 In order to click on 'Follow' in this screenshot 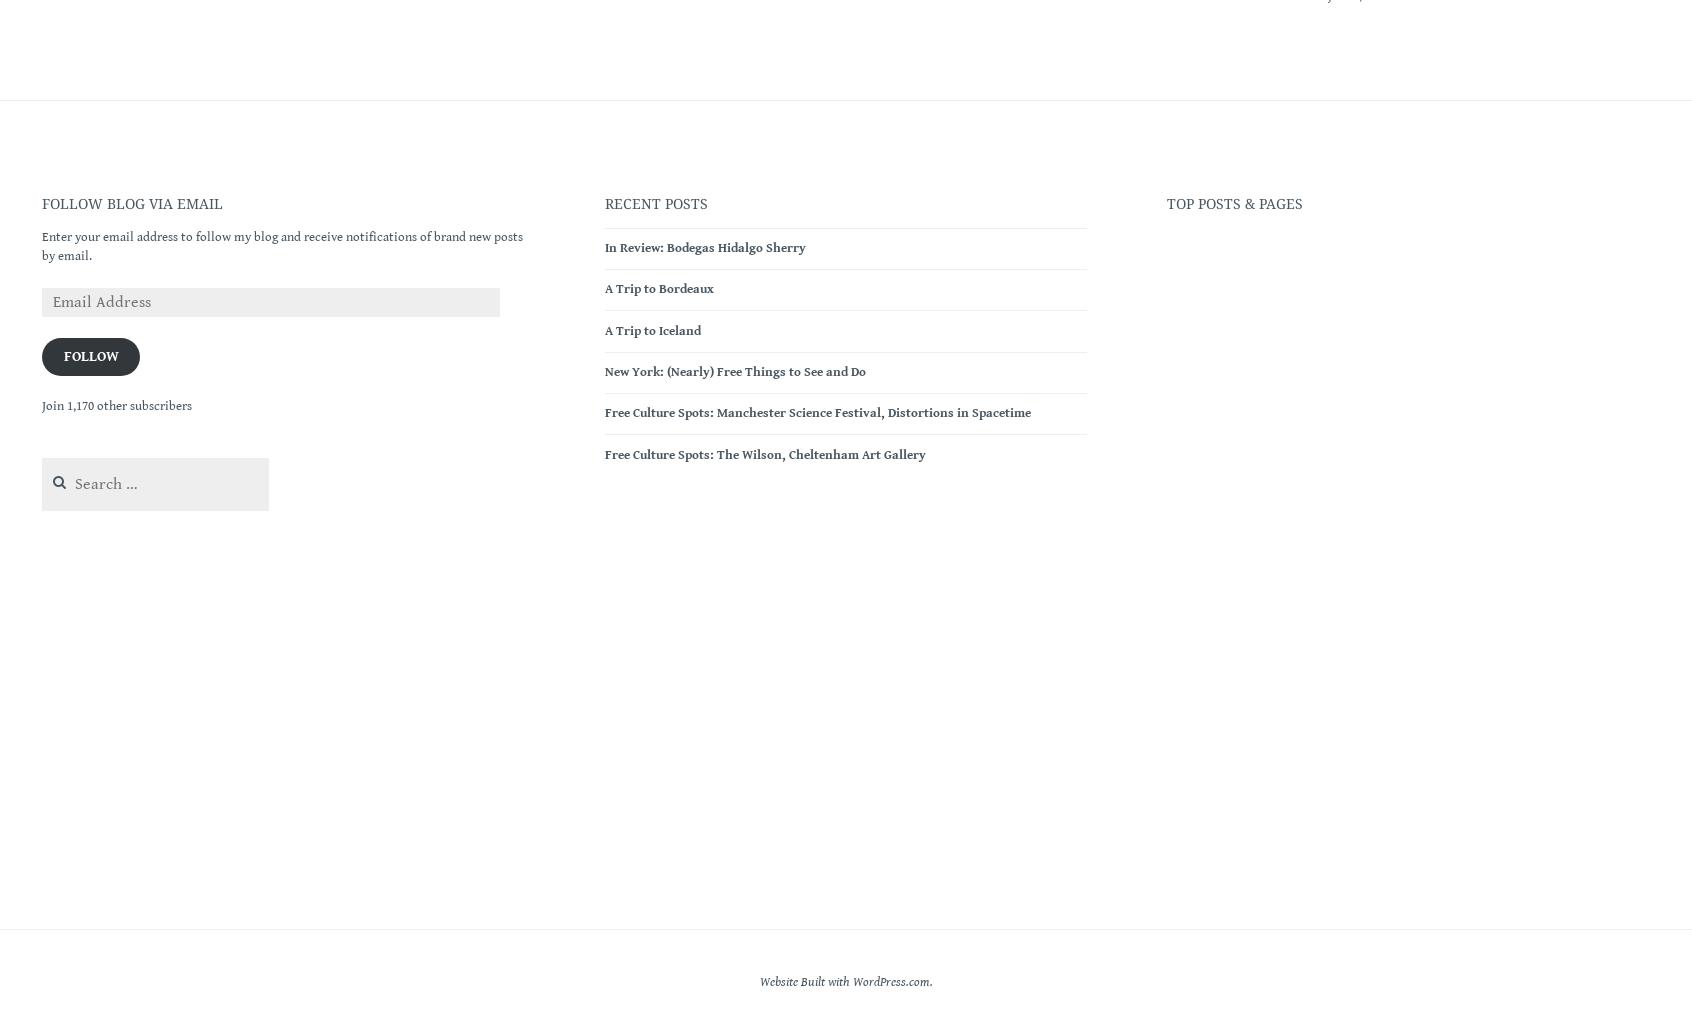, I will do `click(90, 355)`.